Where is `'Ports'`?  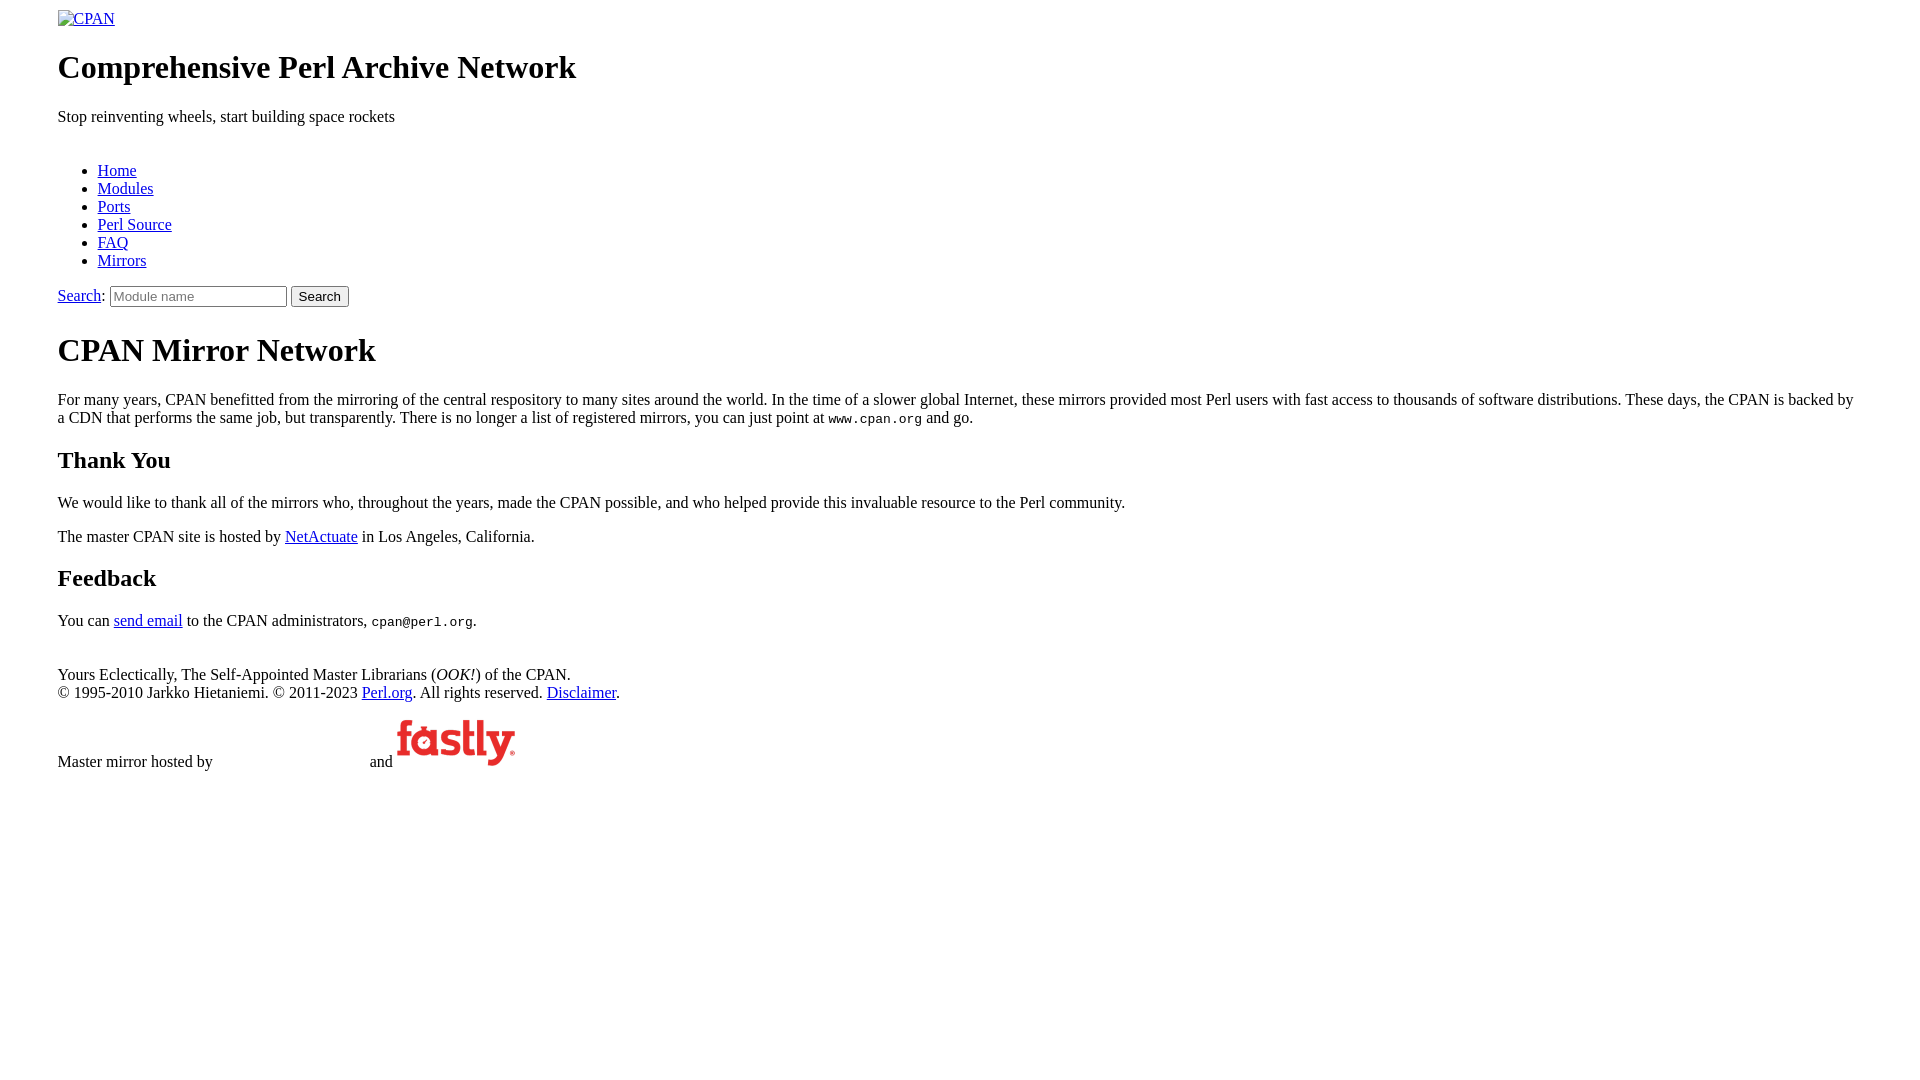 'Ports' is located at coordinates (113, 206).